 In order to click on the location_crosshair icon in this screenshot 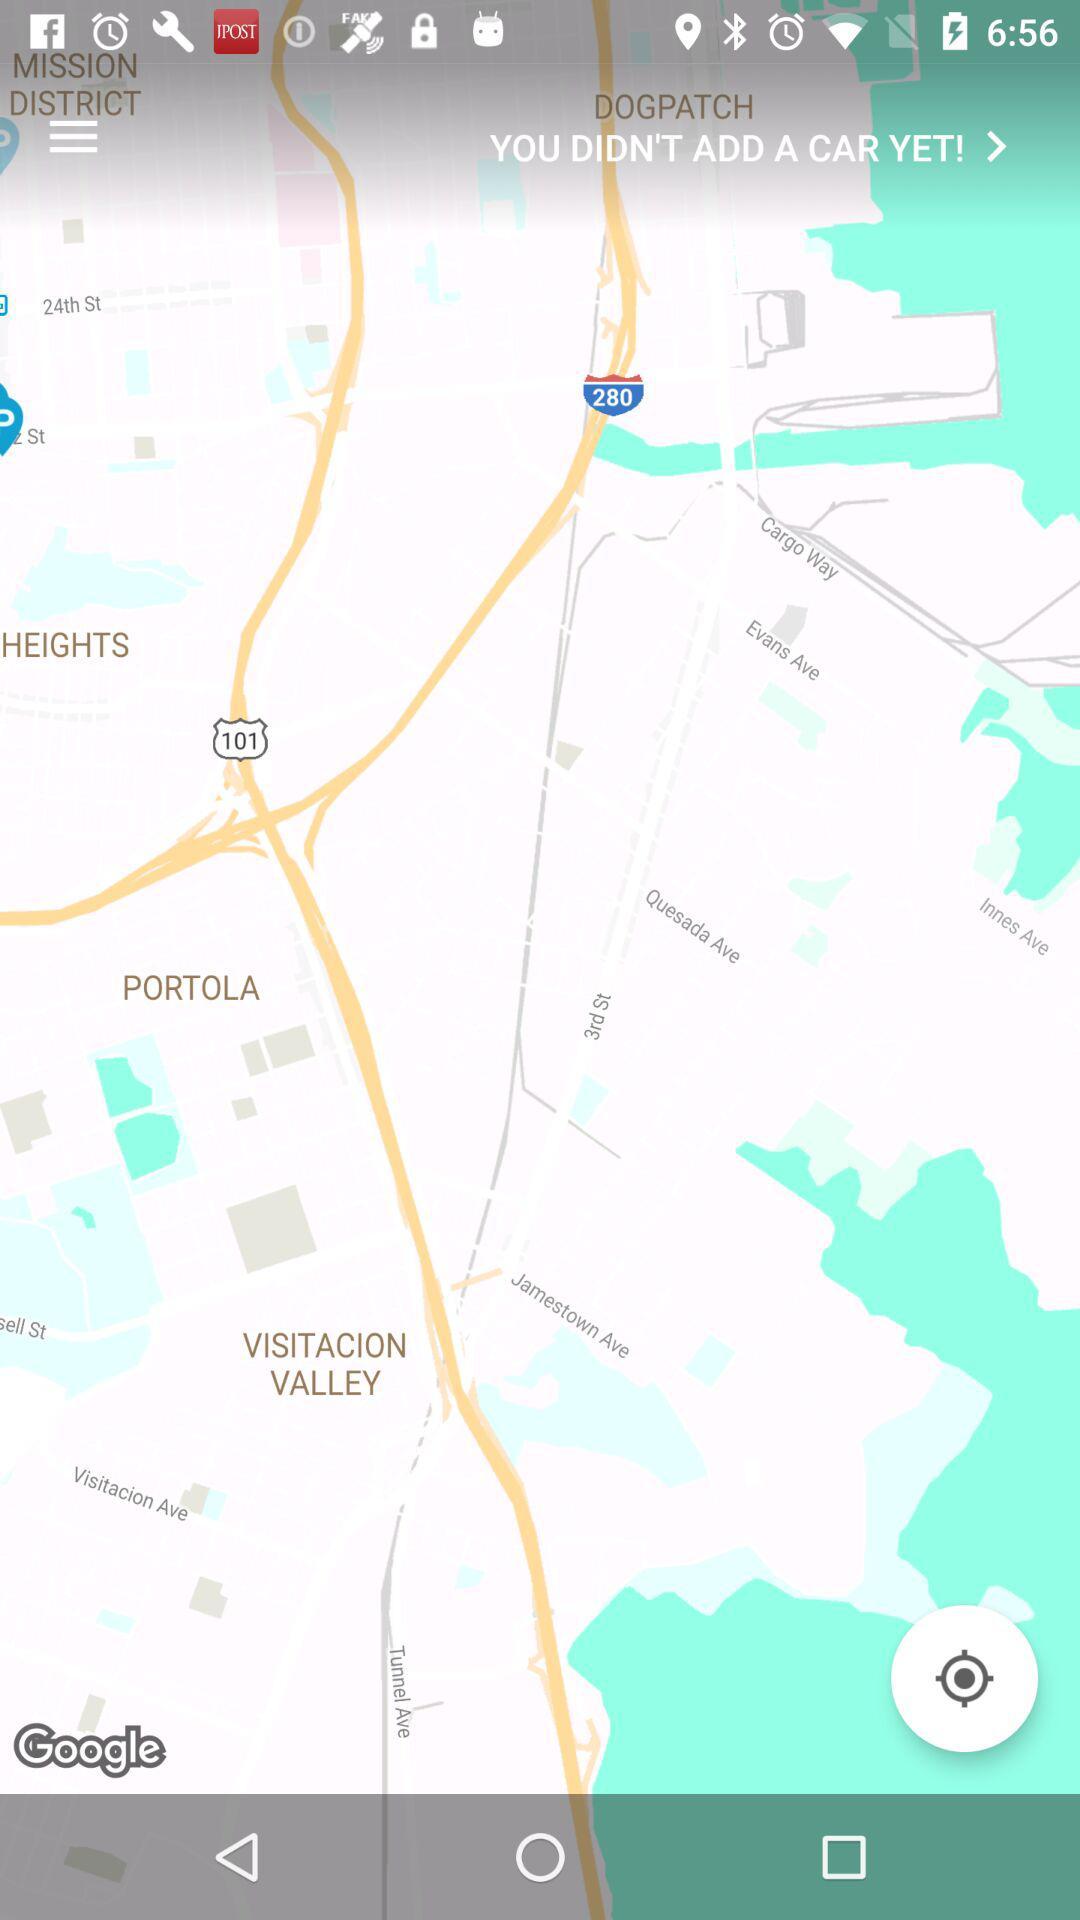, I will do `click(963, 1678)`.